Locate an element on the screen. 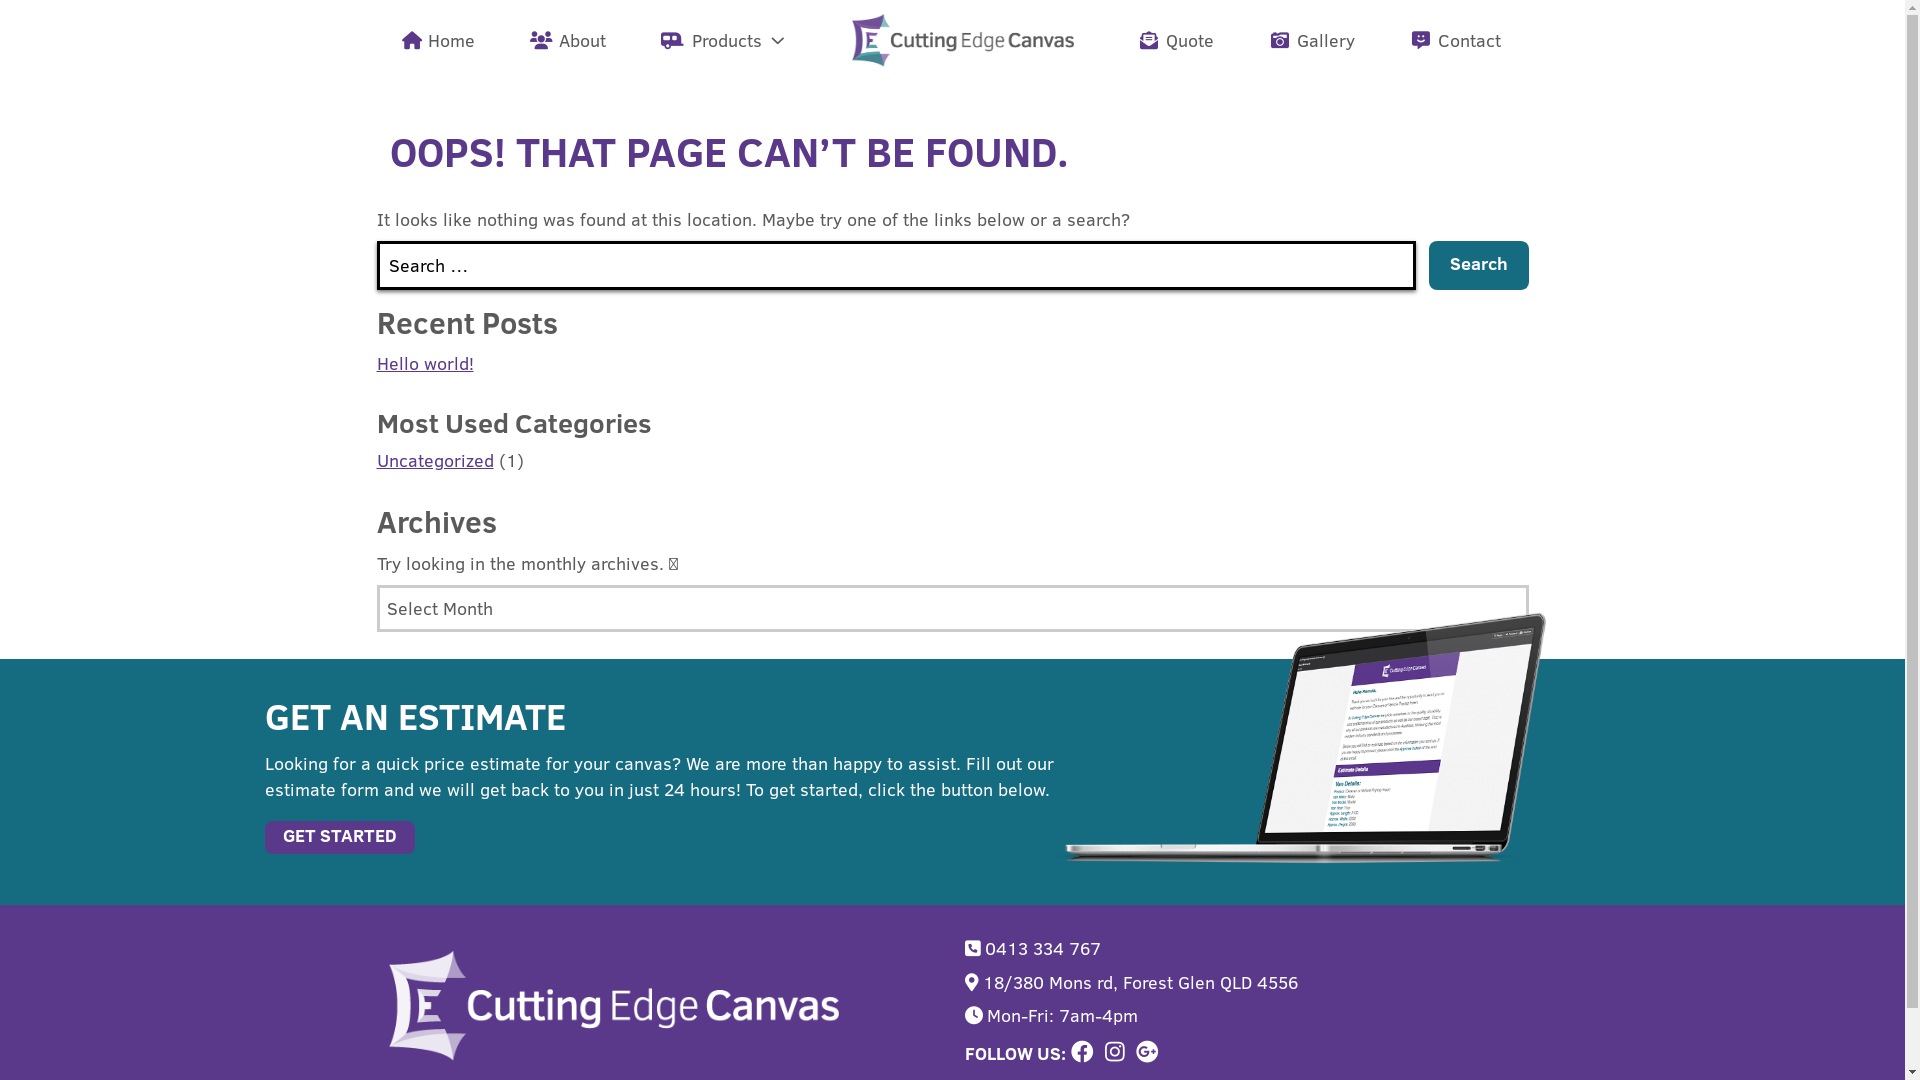  'Quote' is located at coordinates (1177, 39).